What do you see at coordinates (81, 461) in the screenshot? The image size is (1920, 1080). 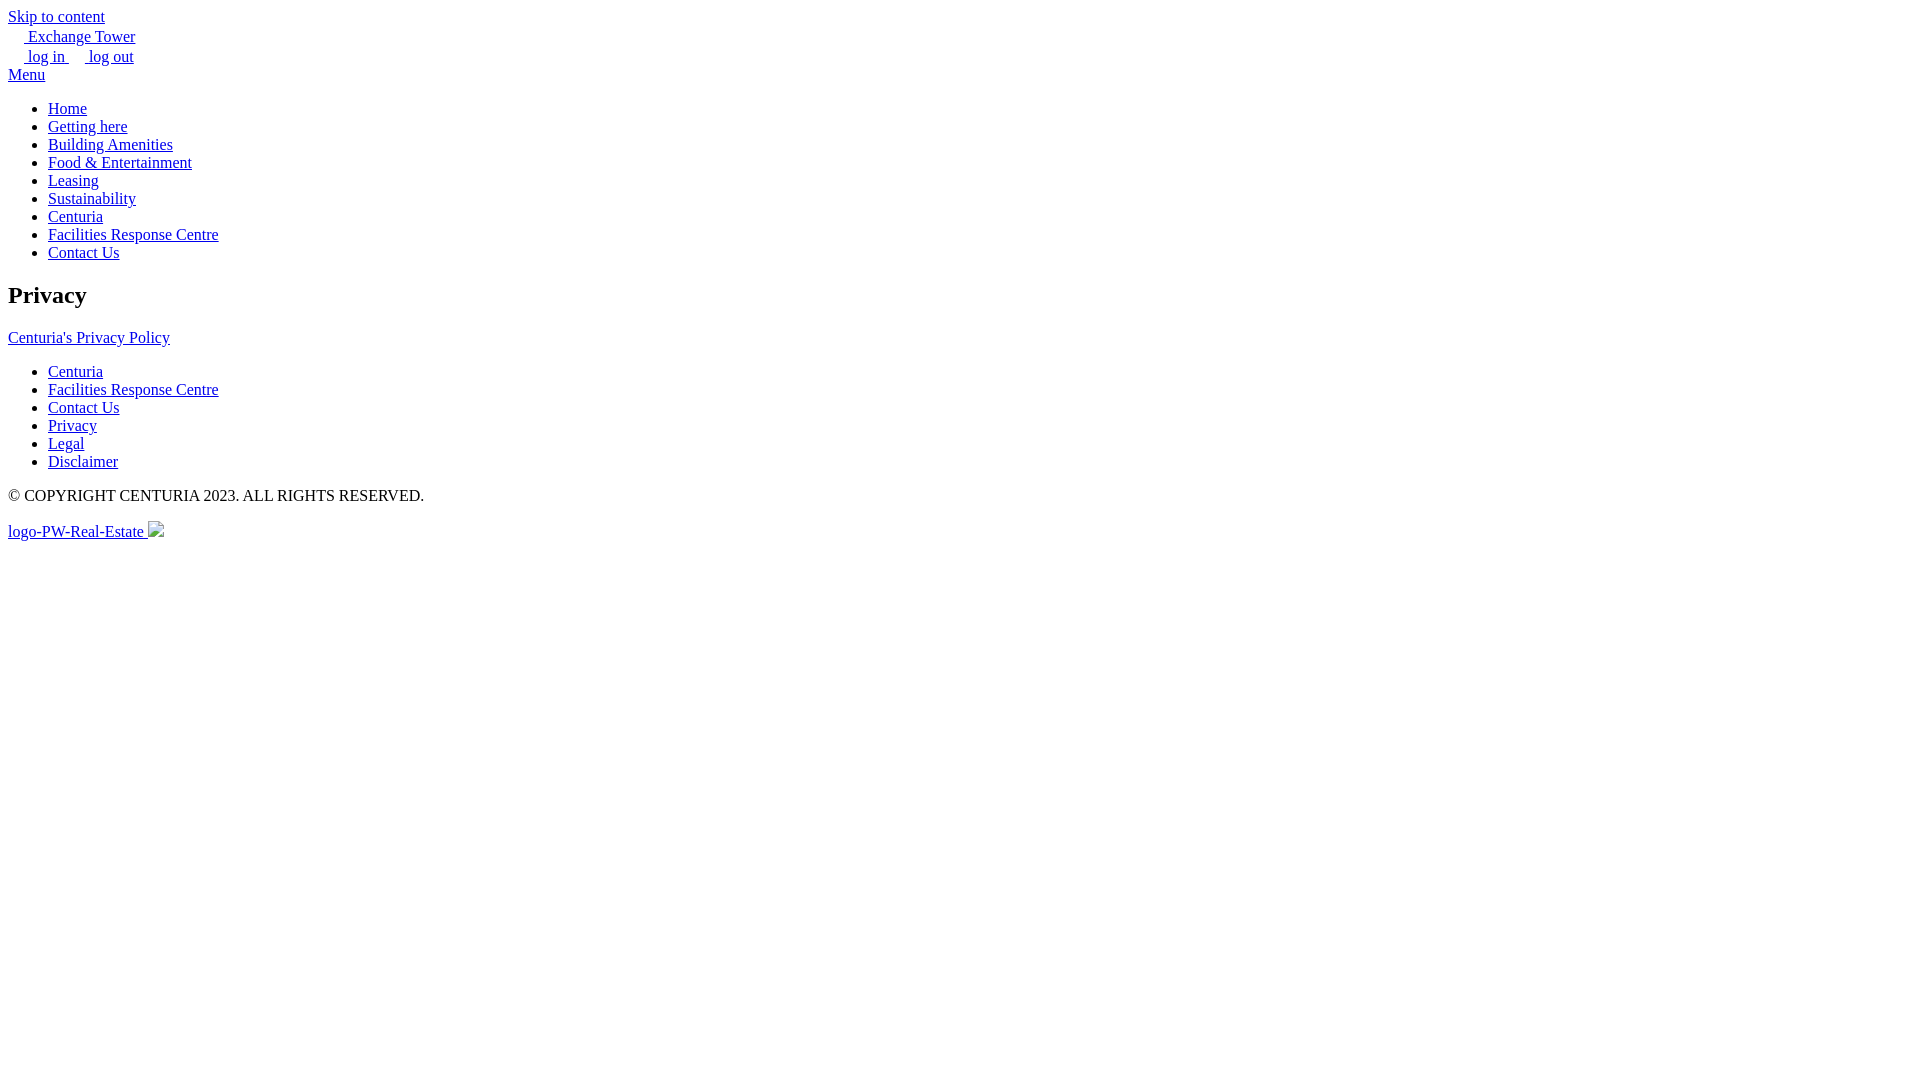 I see `'Disclaimer'` at bounding box center [81, 461].